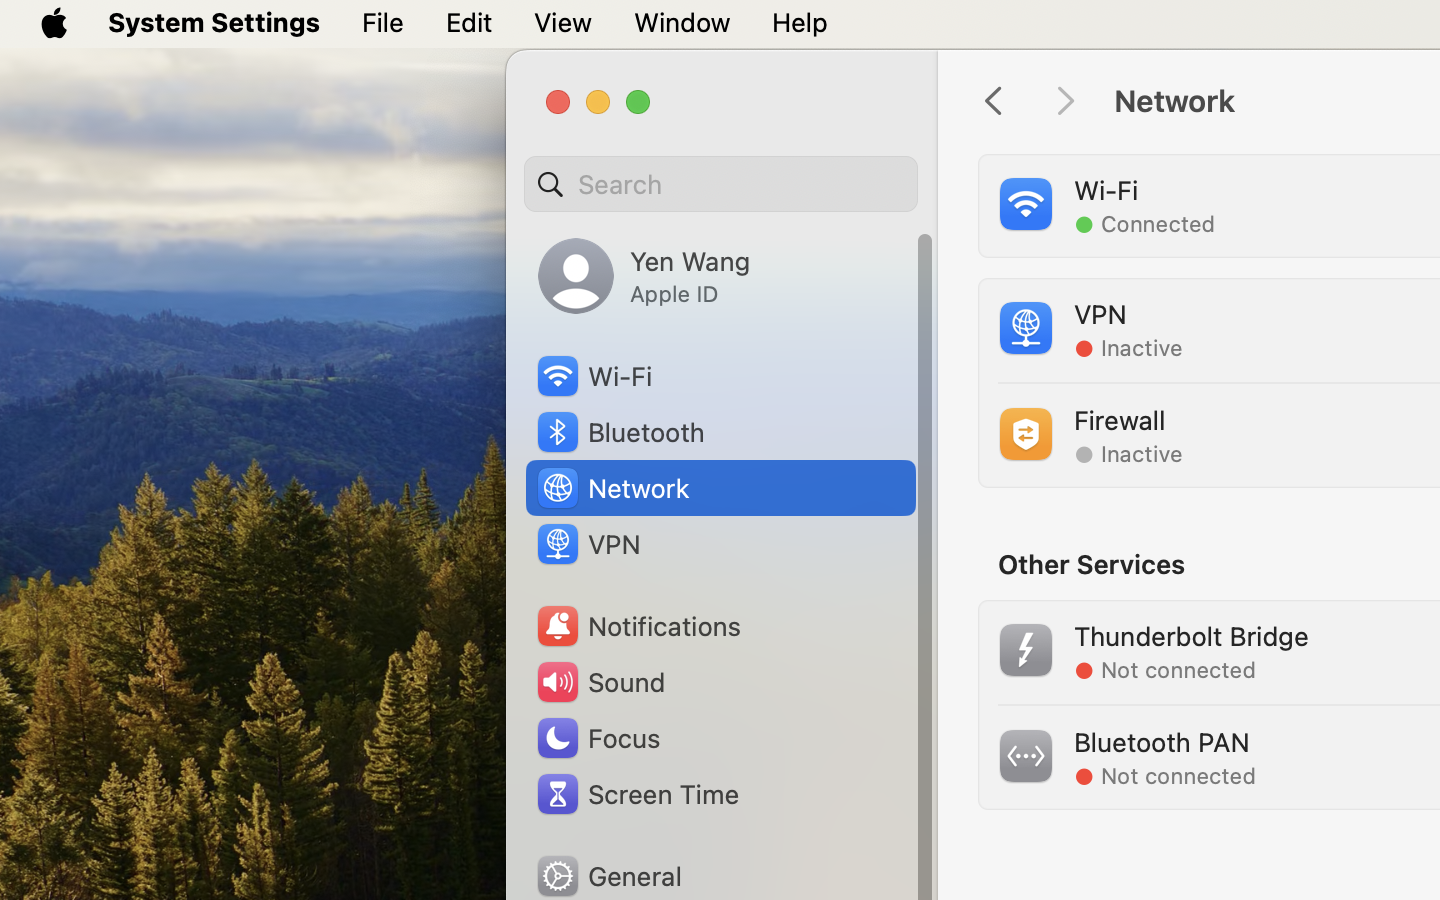  Describe the element at coordinates (592, 376) in the screenshot. I see `'Wi‑Fi'` at that location.